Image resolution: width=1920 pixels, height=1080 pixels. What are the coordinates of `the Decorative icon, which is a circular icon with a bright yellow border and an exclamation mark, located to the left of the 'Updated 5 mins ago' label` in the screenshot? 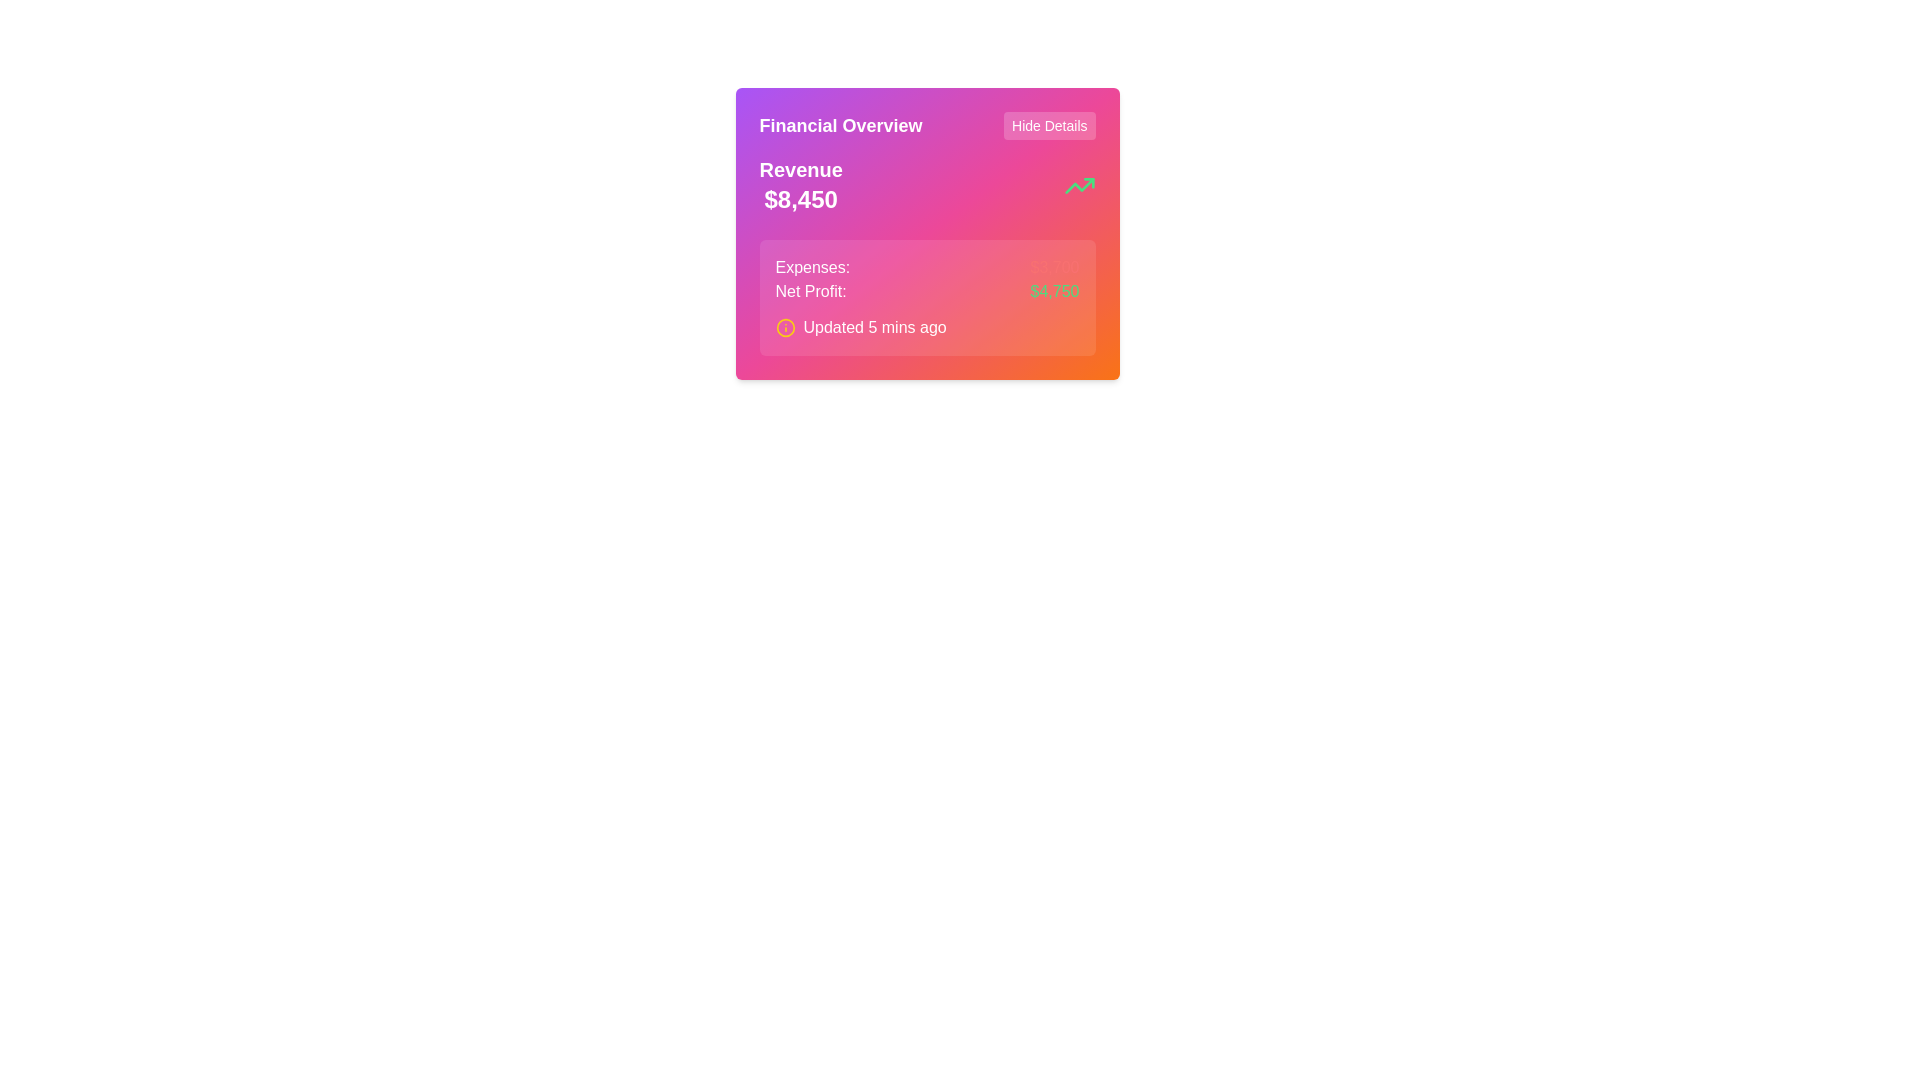 It's located at (784, 326).